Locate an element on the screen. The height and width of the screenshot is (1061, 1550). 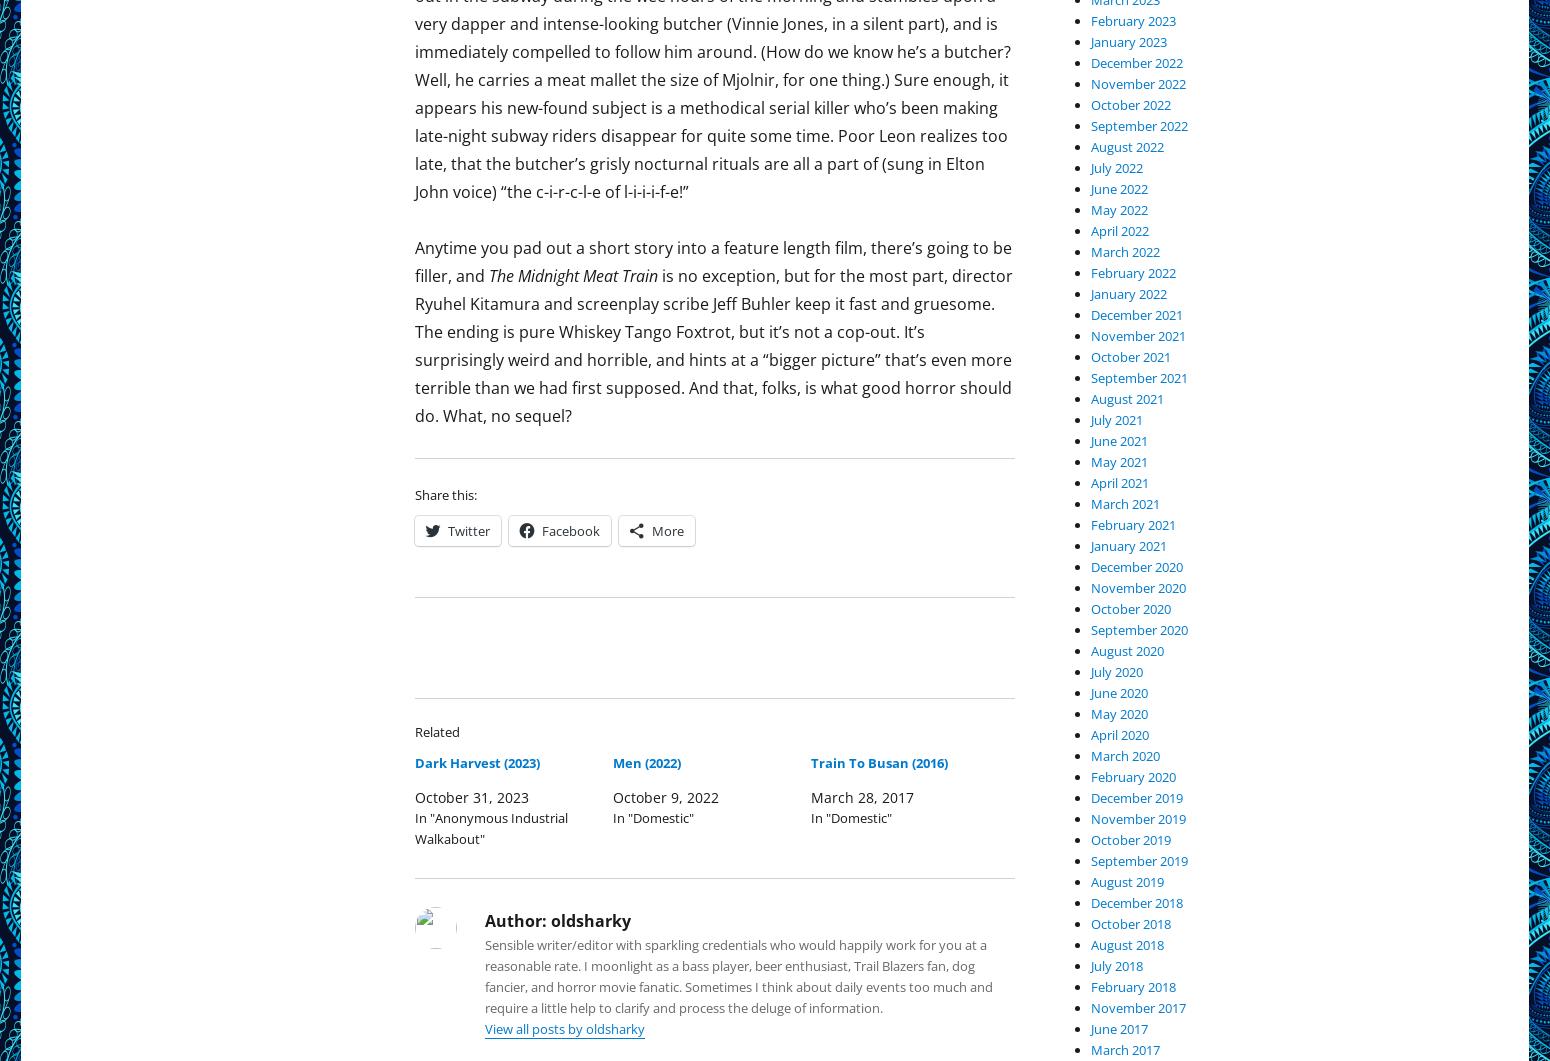
'October 9, 2022' is located at coordinates (613, 797).